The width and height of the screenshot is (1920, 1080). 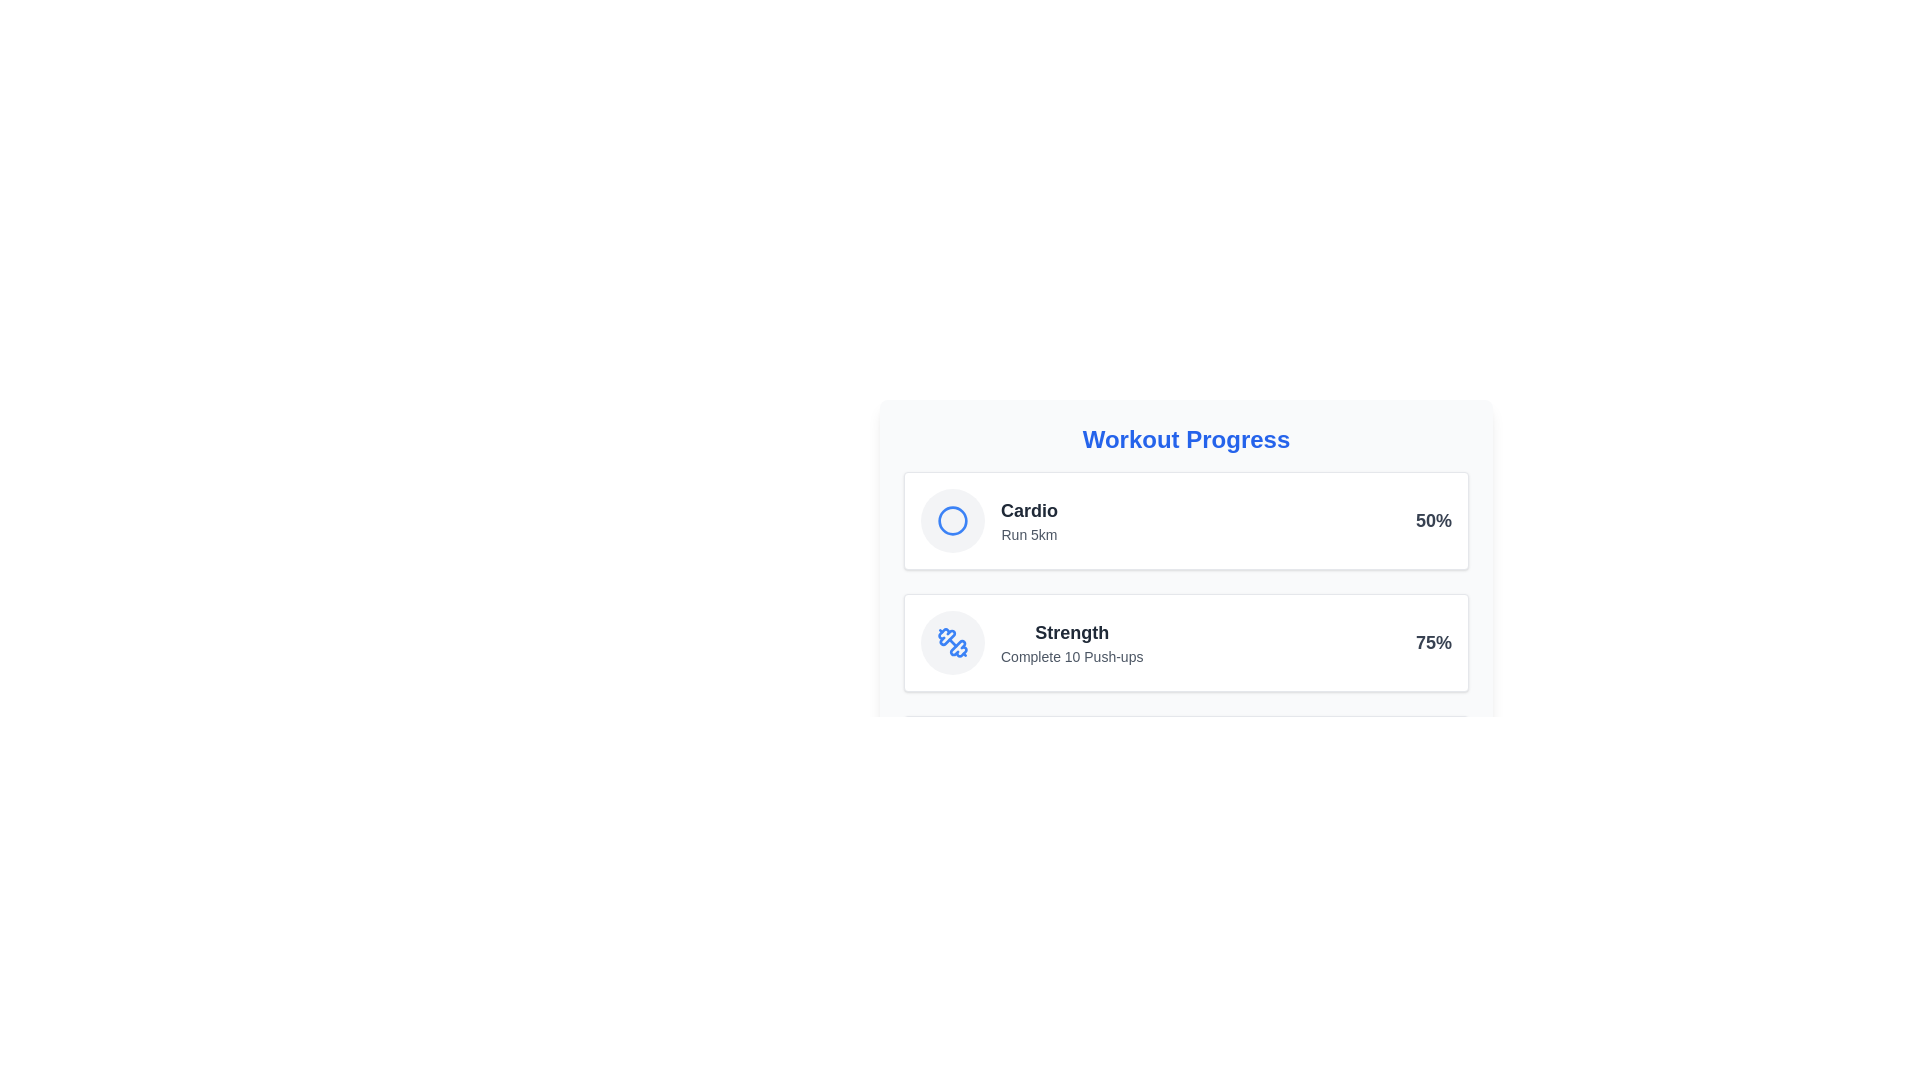 I want to click on the text display indicating the activity 'Run 5km' located below the 'Cardio' label, so click(x=1029, y=534).